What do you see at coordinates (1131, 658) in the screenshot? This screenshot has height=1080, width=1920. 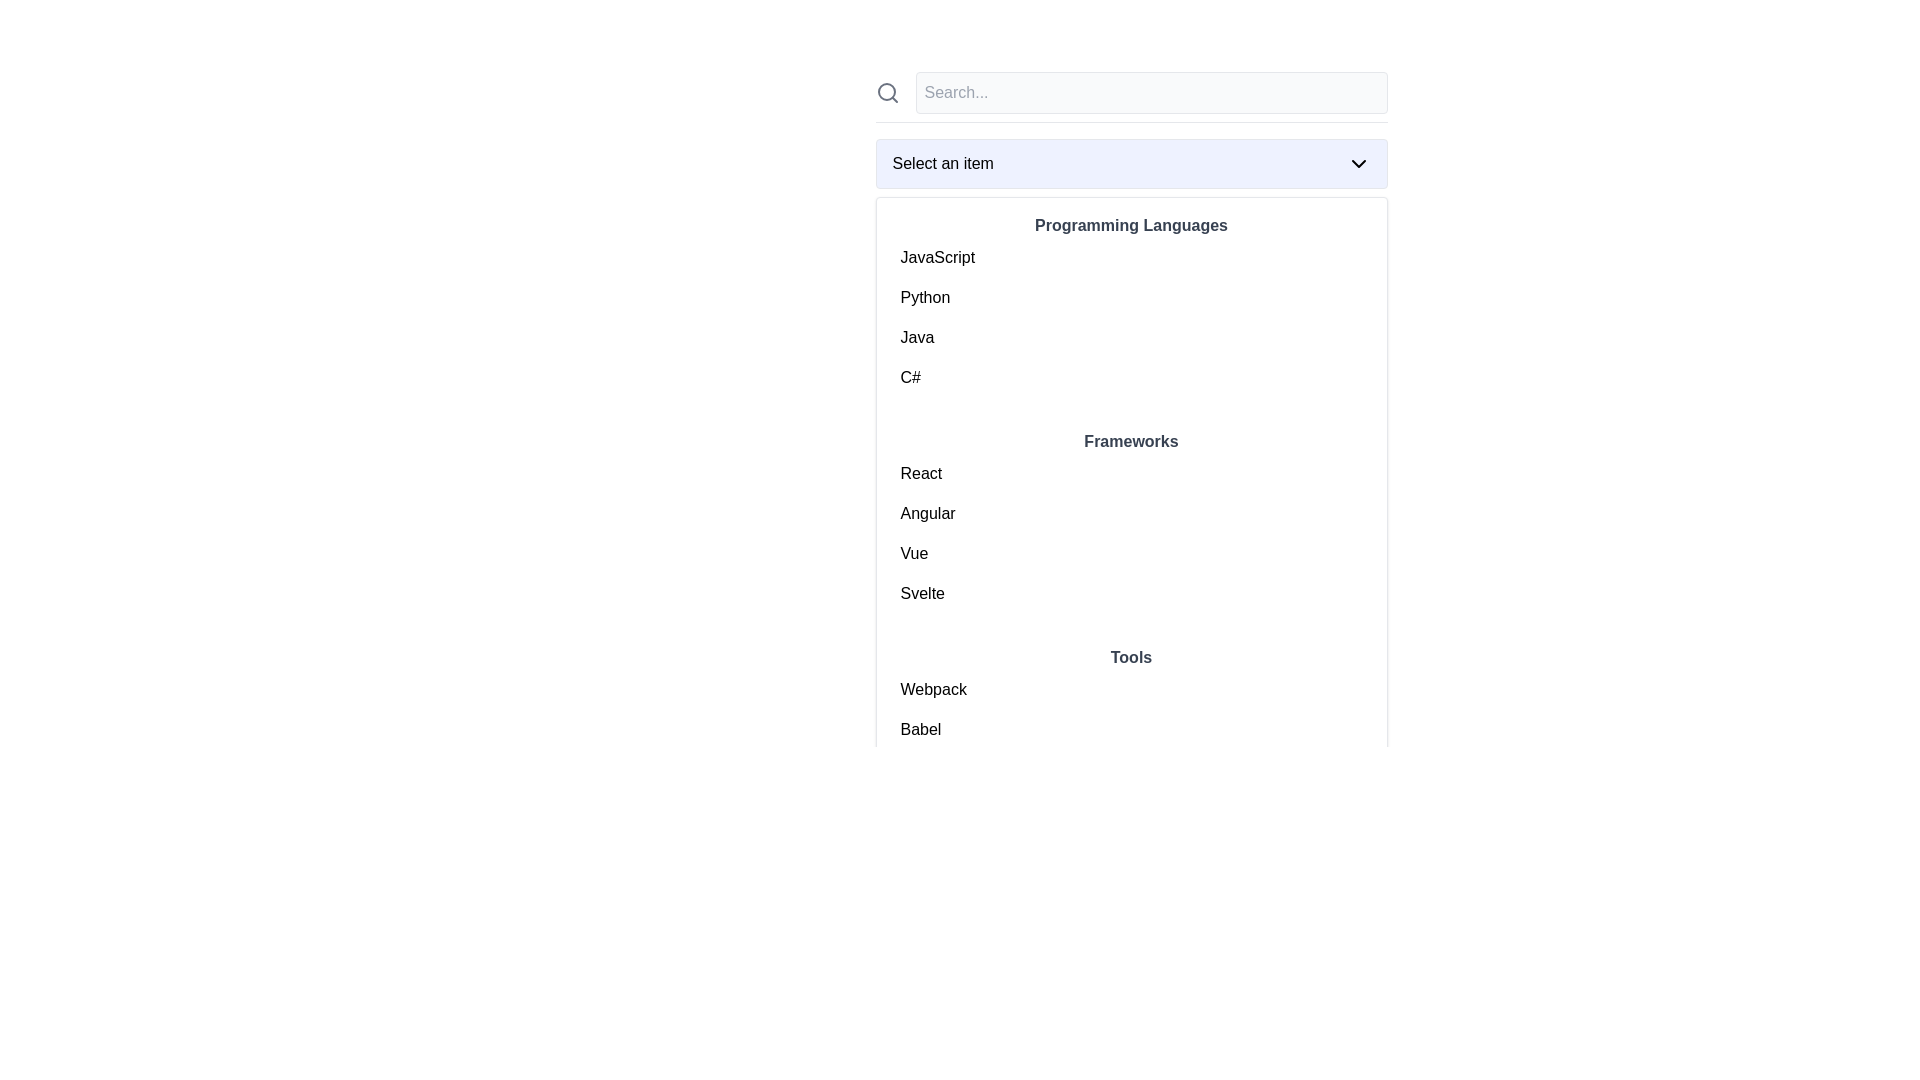 I see `the static text element displaying 'Tools', which is a bold gray header located above the 'Webpack' entry in a vertical list` at bounding box center [1131, 658].